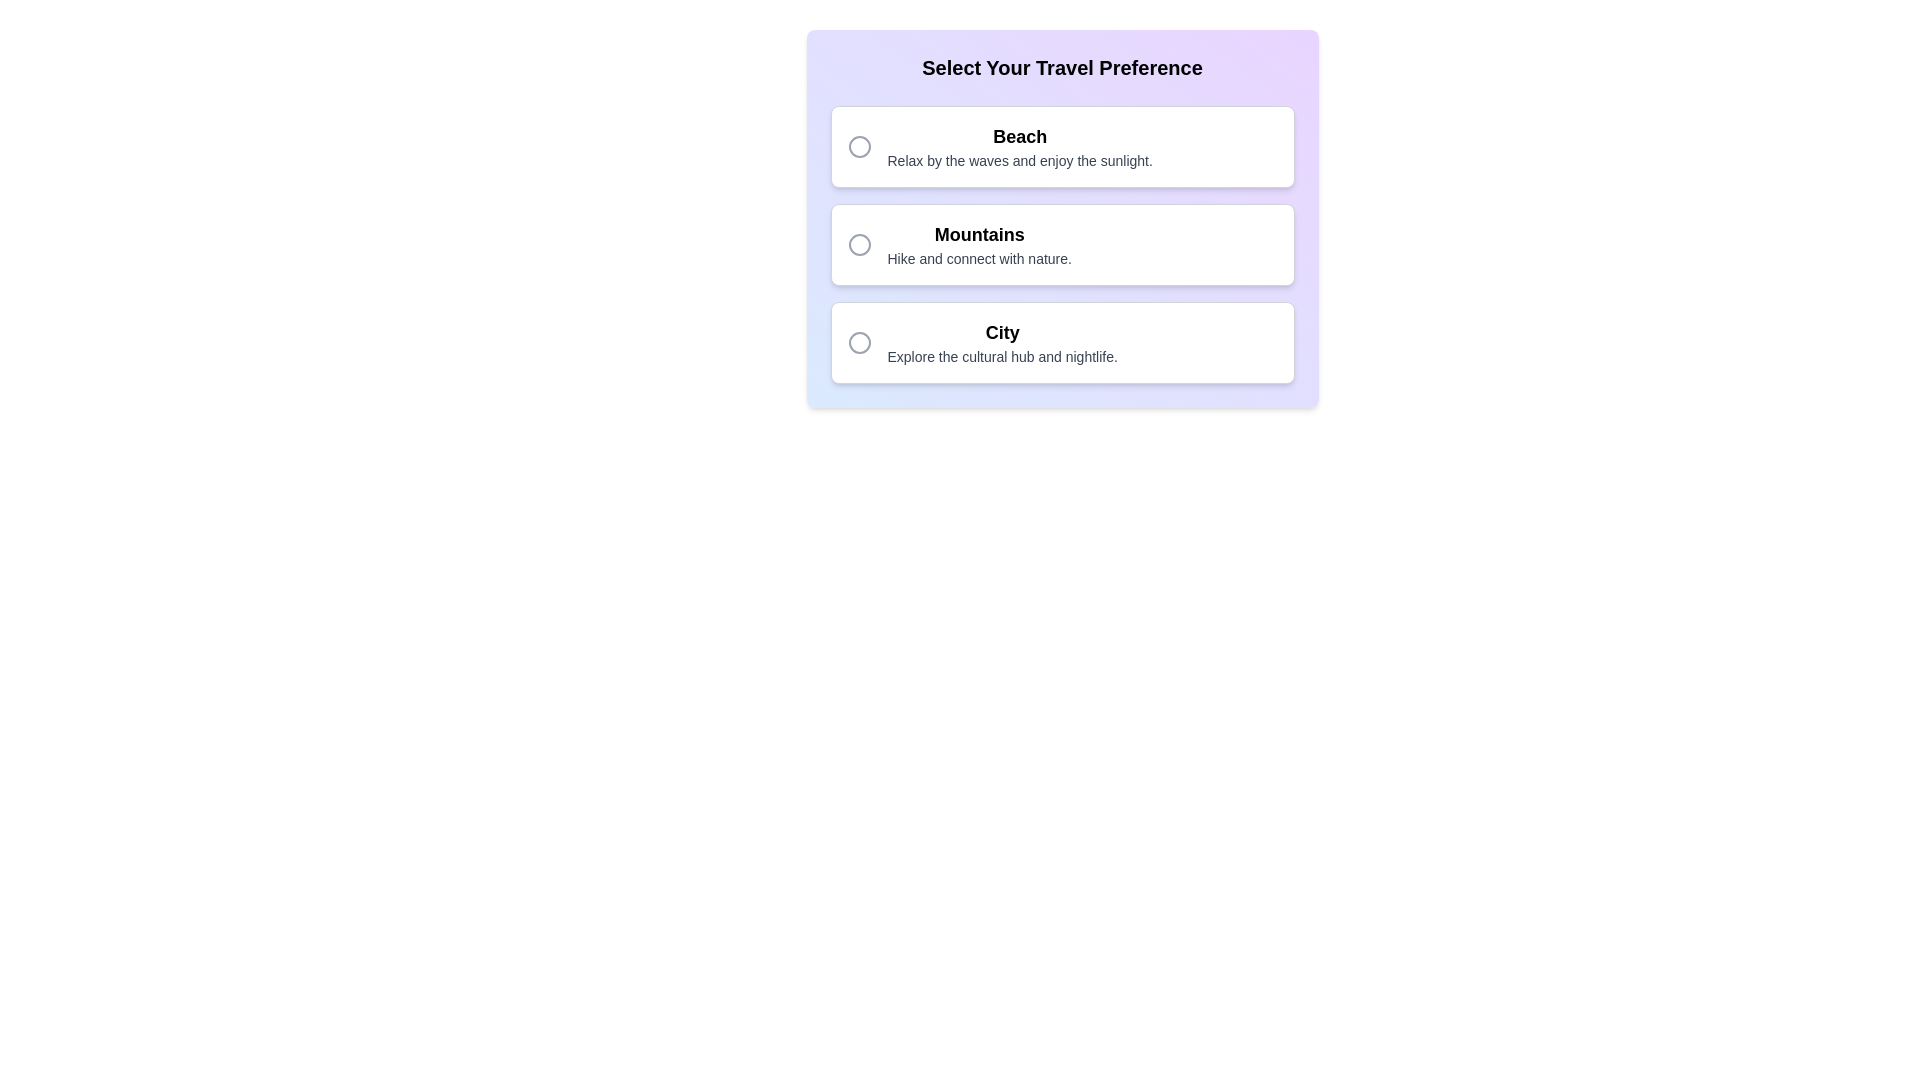 The width and height of the screenshot is (1920, 1080). What do you see at coordinates (979, 257) in the screenshot?
I see `the text label that reads 'Hike and connect with nature,' which is positioned below the bold title 'Mountains' in the travel options section` at bounding box center [979, 257].